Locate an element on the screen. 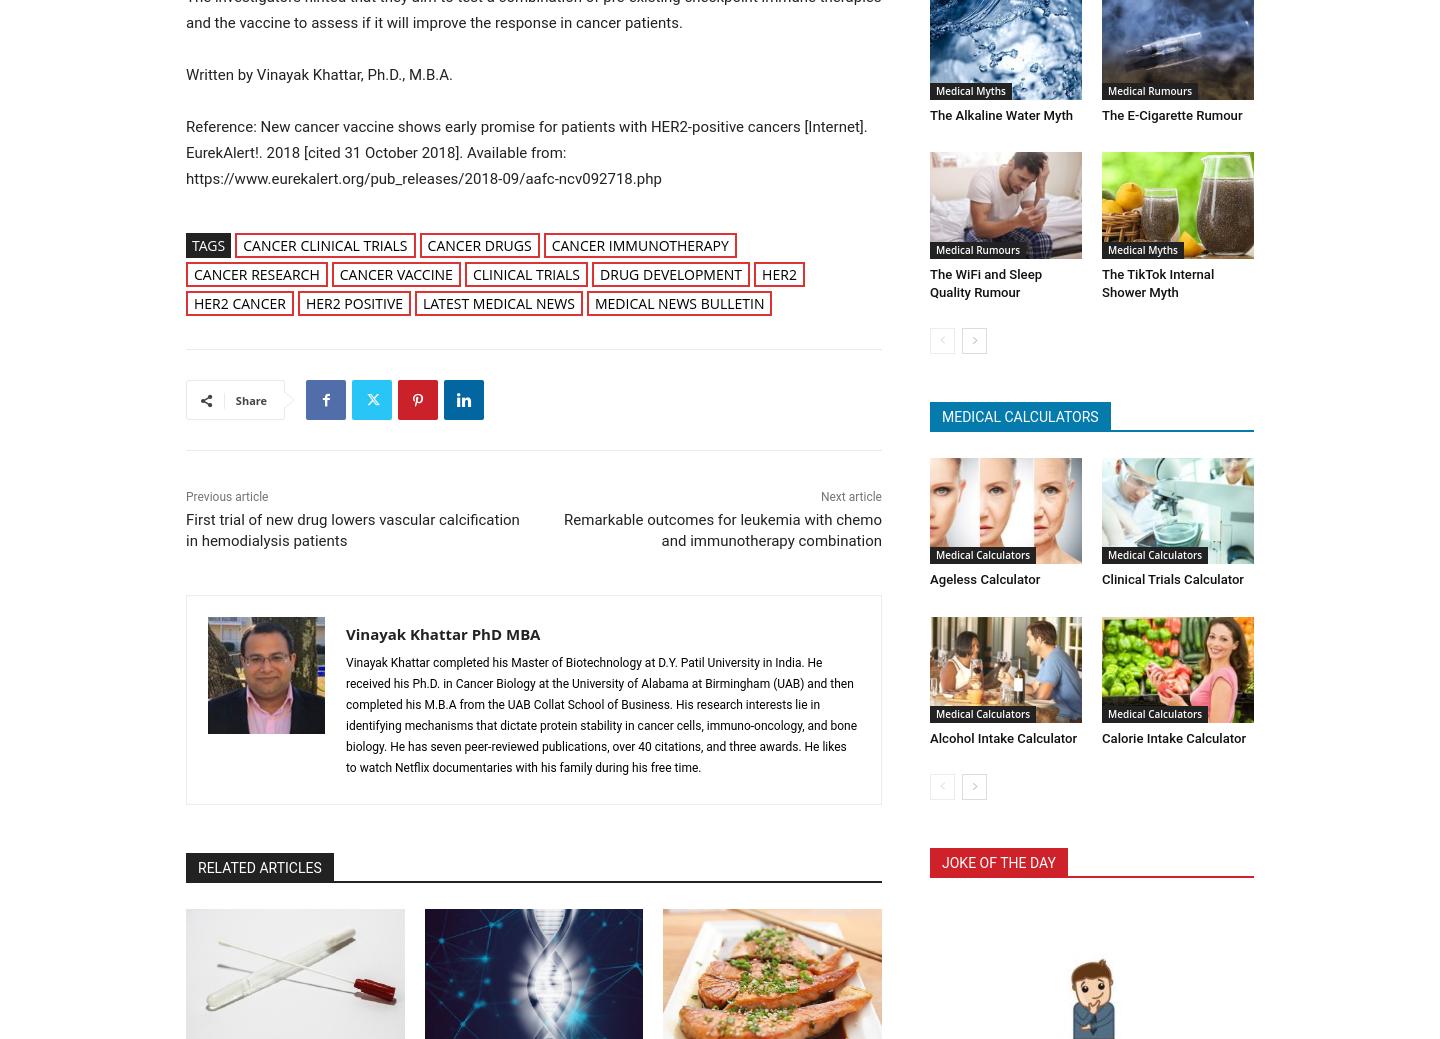 The width and height of the screenshot is (1440, 1039). 'Tags' is located at coordinates (208, 245).